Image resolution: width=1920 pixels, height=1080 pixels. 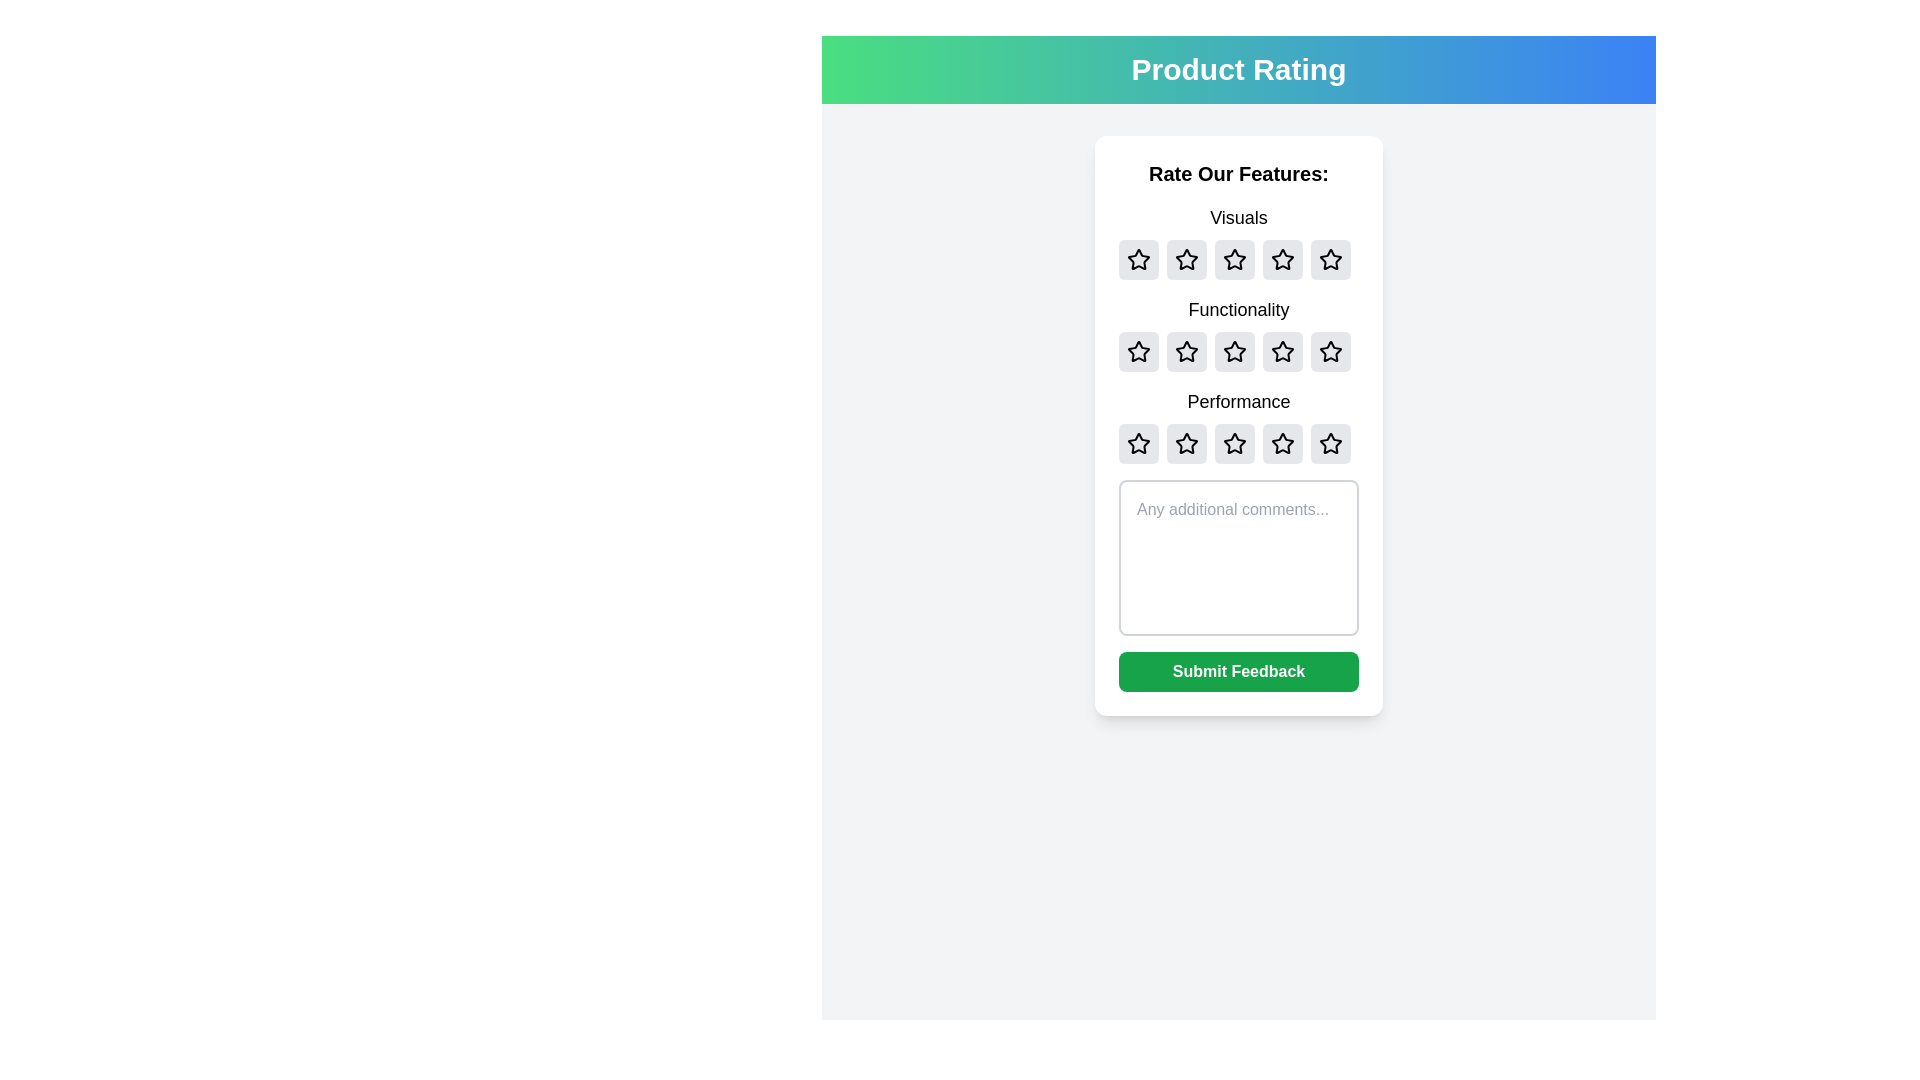 I want to click on the fifth star icon, so click(x=1330, y=350).